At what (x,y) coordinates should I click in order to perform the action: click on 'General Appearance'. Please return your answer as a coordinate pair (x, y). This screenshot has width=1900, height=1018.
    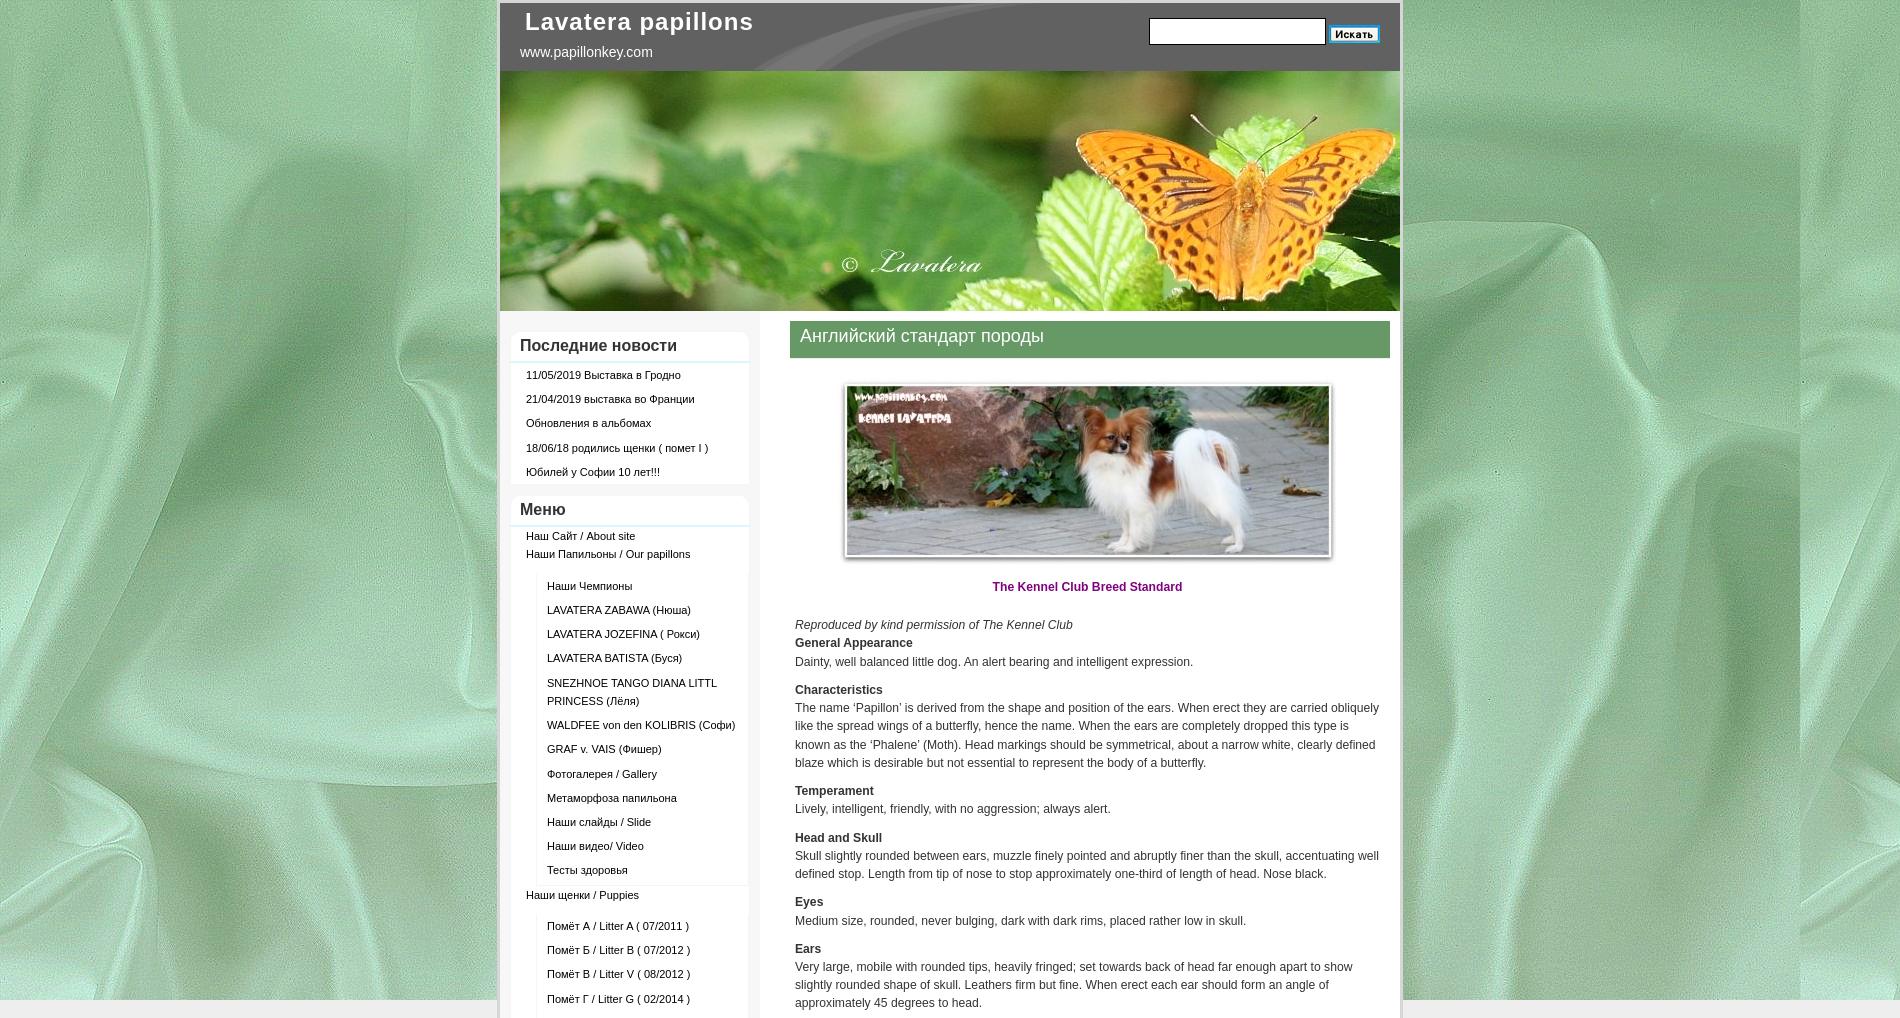
    Looking at the image, I should click on (852, 641).